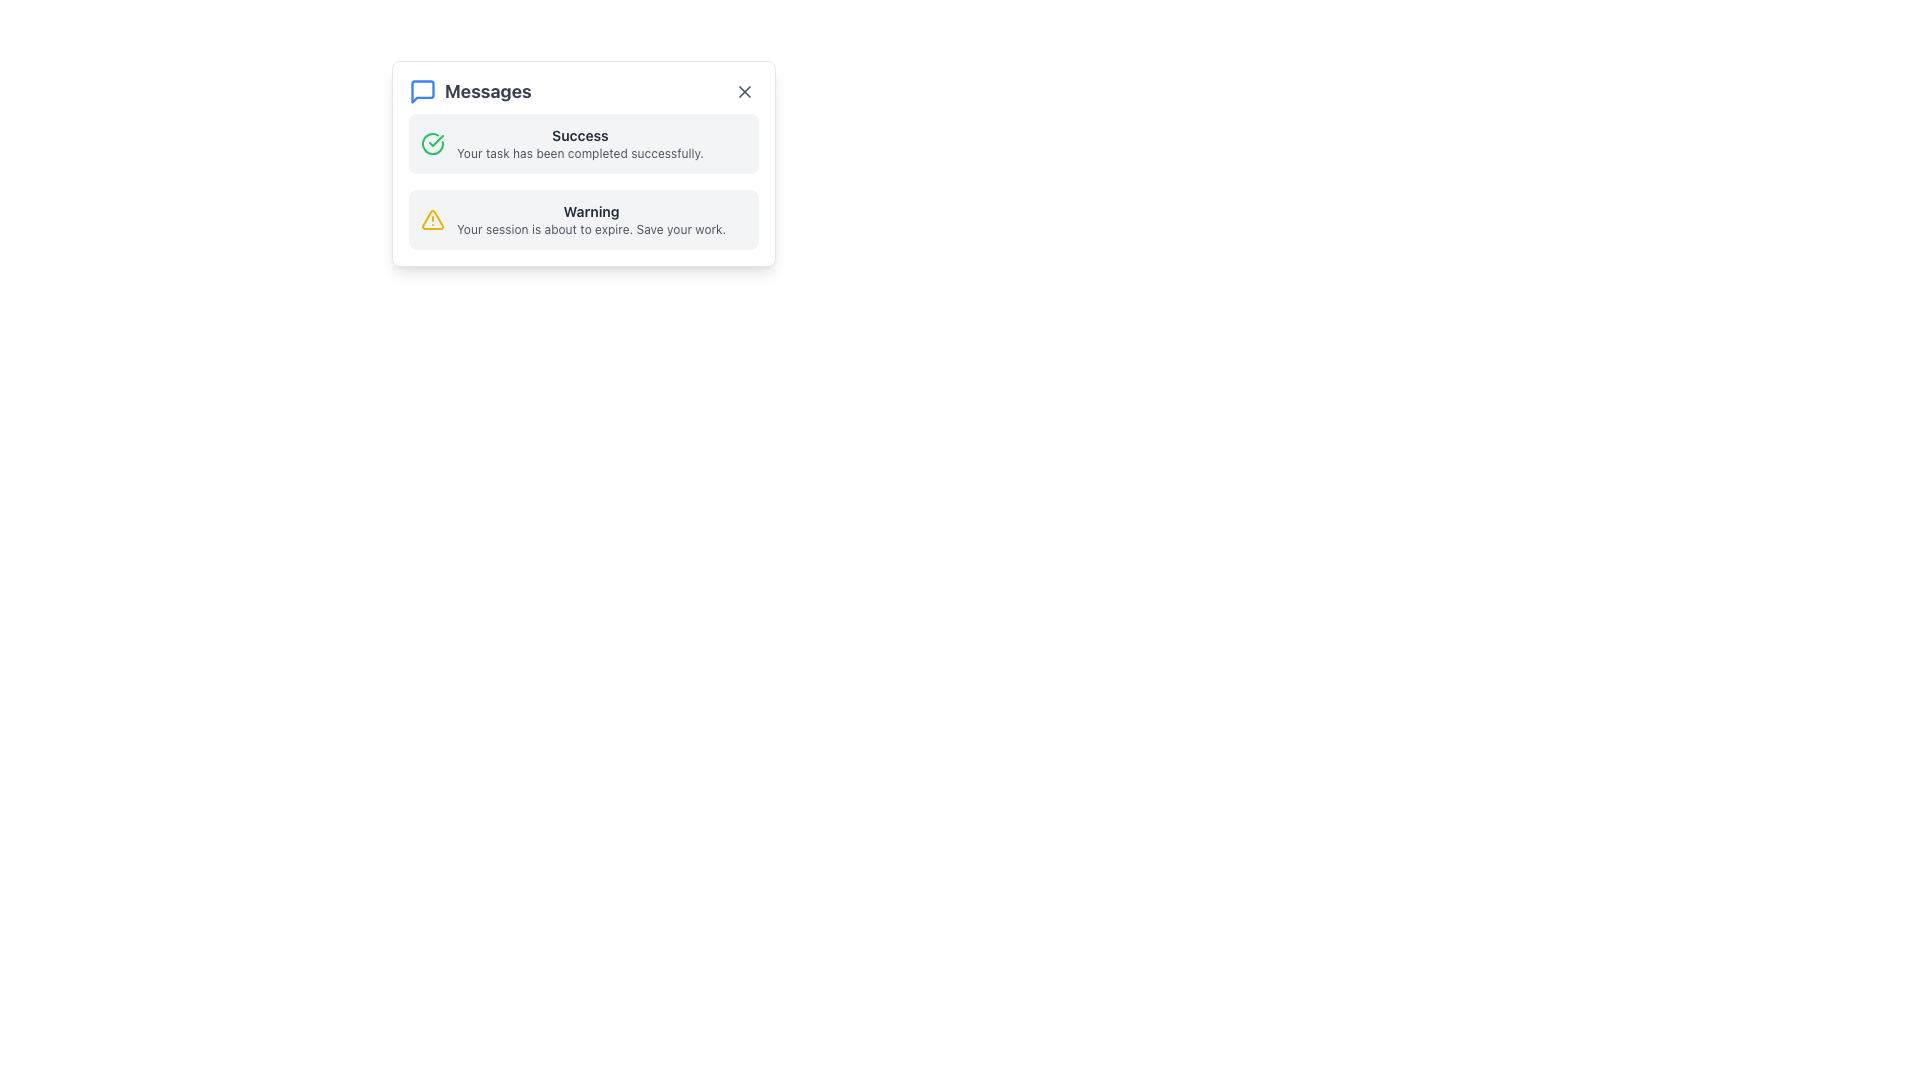  I want to click on the warning icon located to the left of the message text 'Your session is about to expire. Save your work.', so click(431, 219).